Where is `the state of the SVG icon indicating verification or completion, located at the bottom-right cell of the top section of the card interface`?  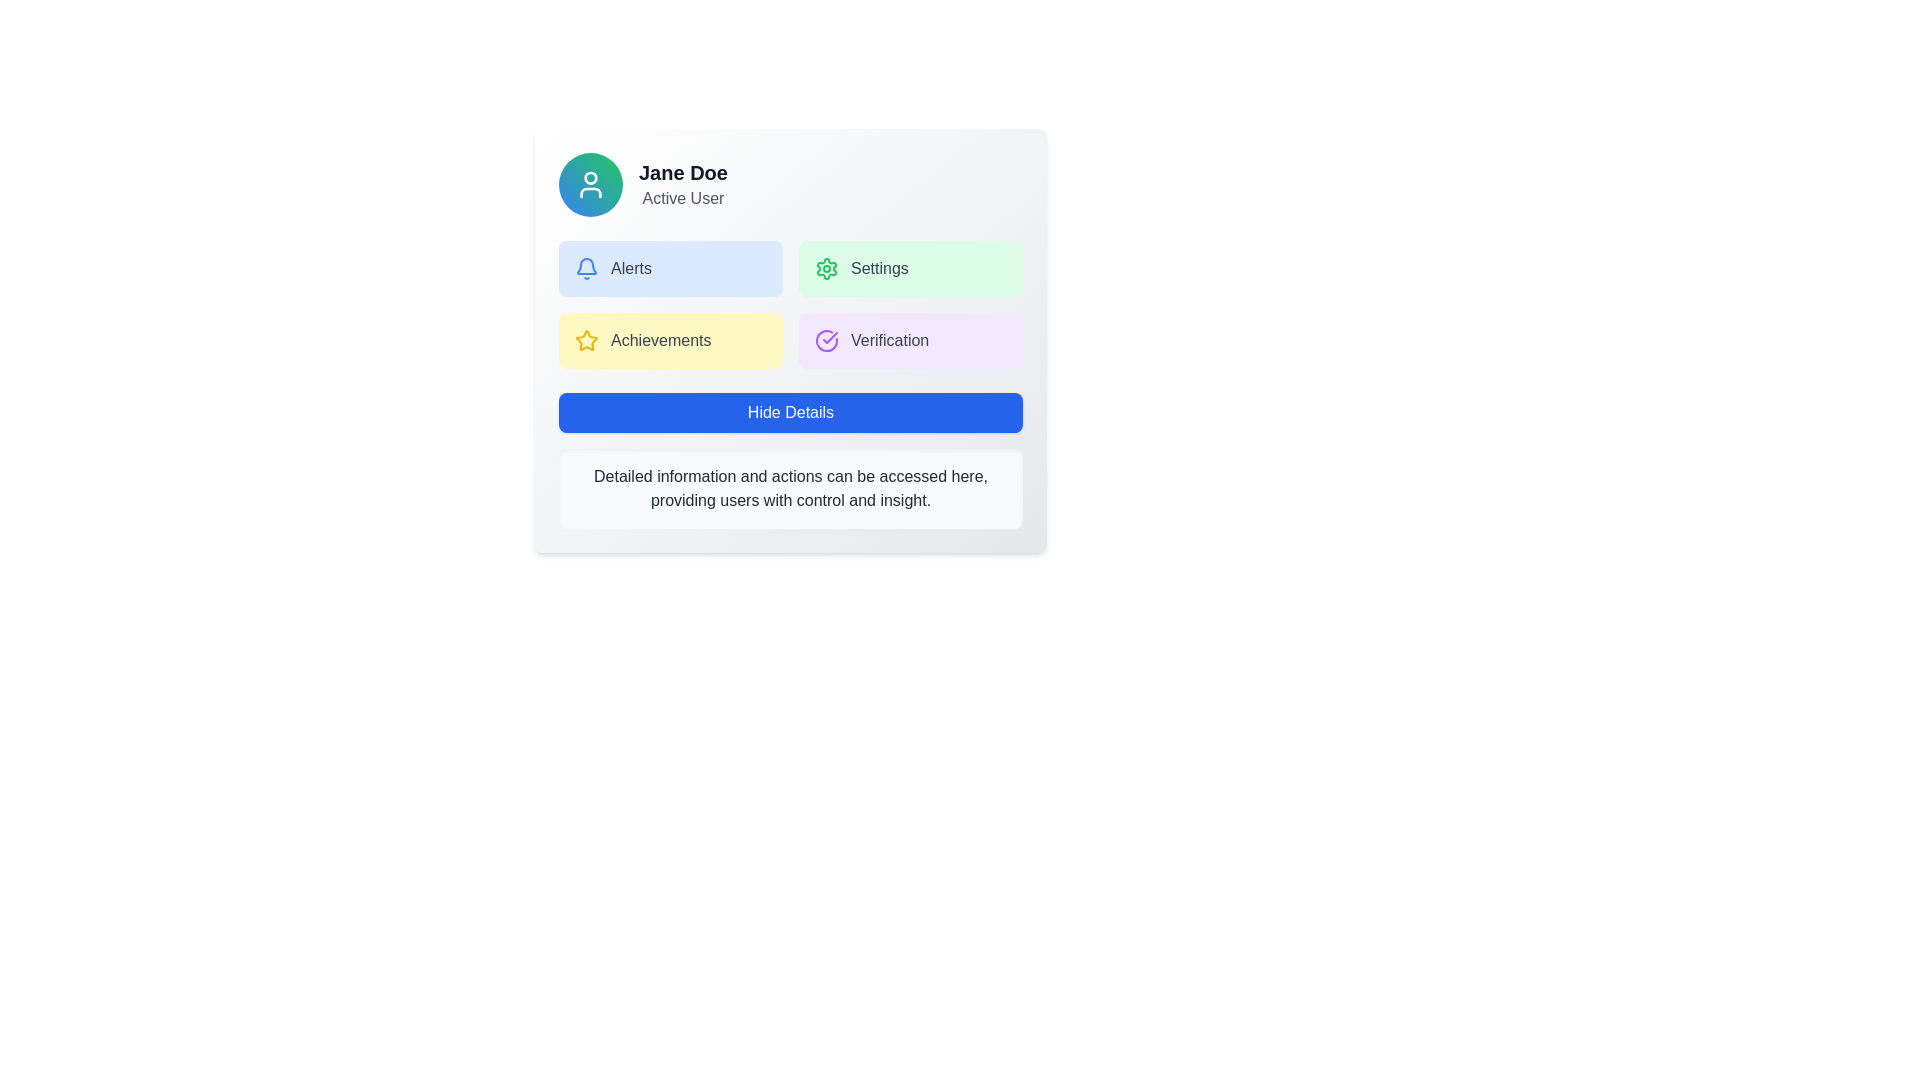 the state of the SVG icon indicating verification or completion, located at the bottom-right cell of the top section of the card interface is located at coordinates (826, 339).